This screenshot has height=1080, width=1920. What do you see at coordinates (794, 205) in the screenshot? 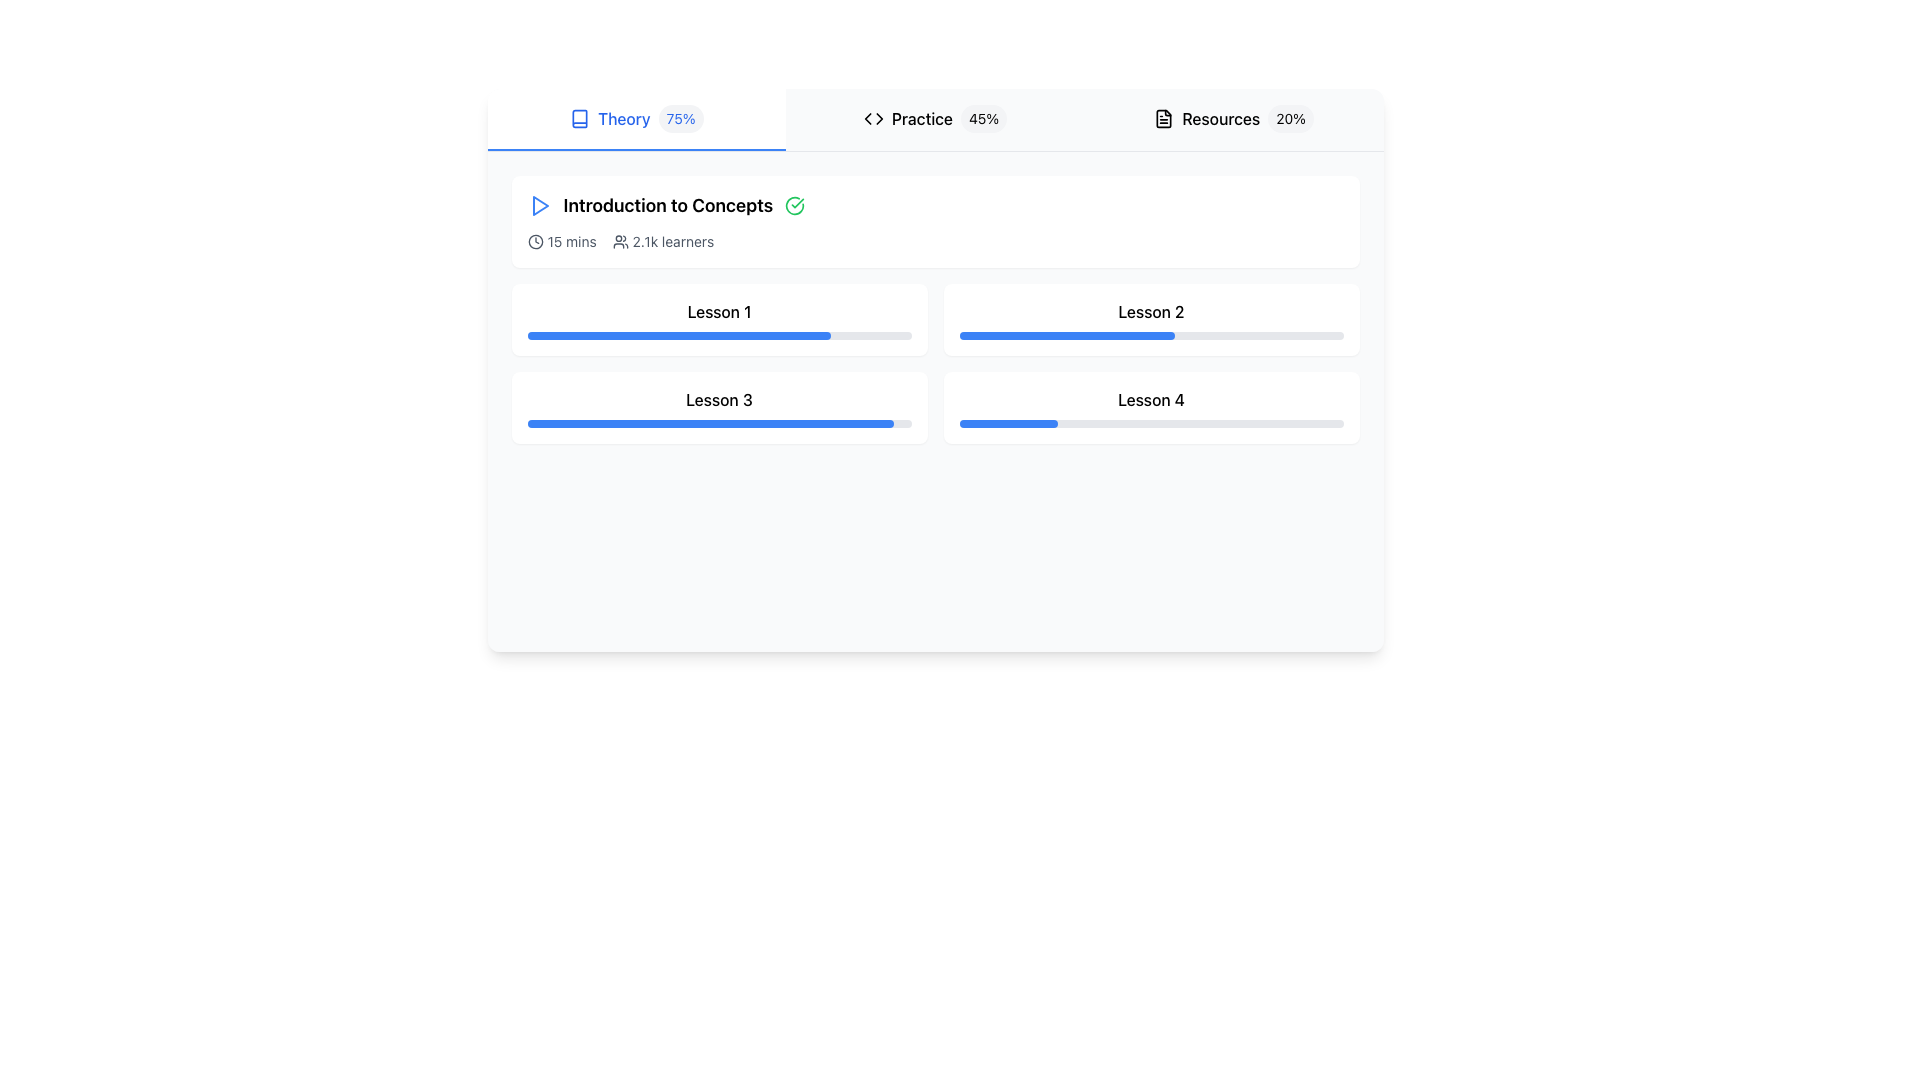
I see `the completion icon located to the right of the text 'Introduction to Concepts' to indicate confirmation` at bounding box center [794, 205].